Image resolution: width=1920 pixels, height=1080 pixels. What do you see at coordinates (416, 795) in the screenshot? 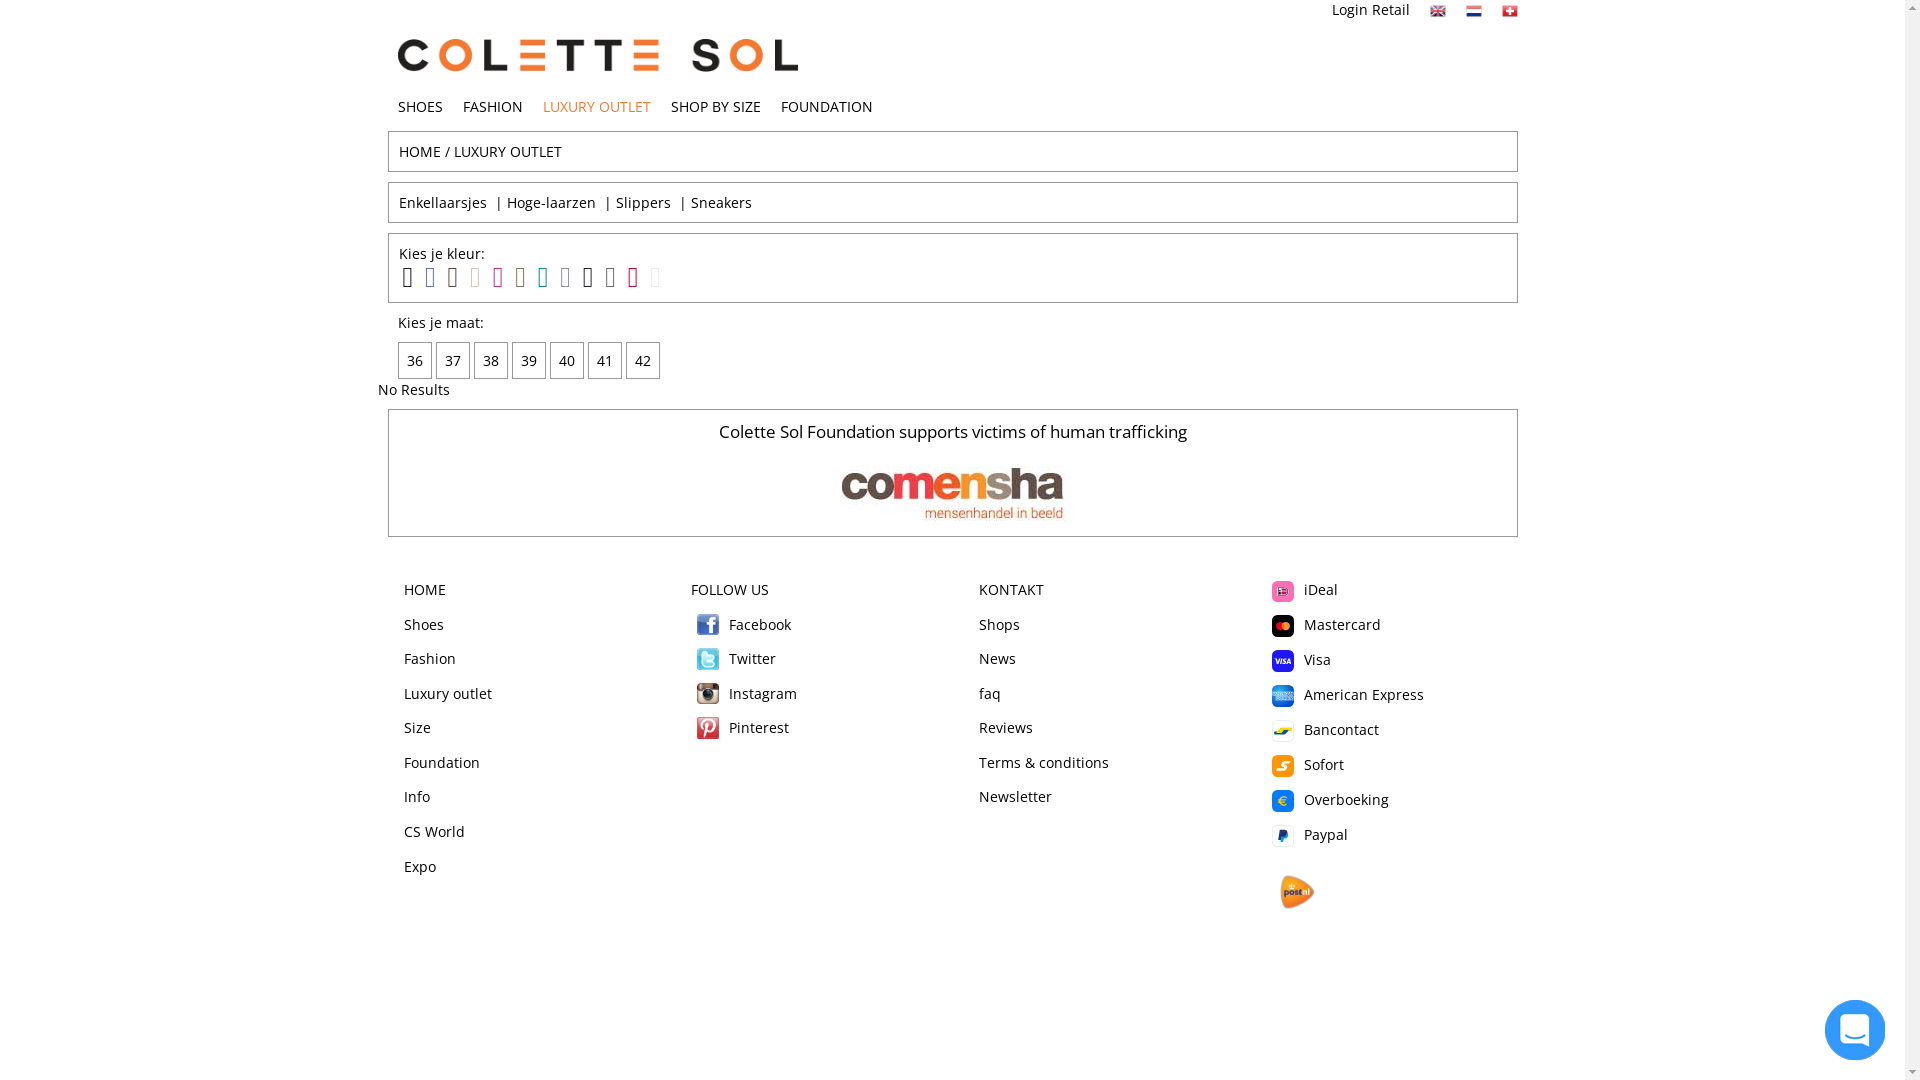
I see `'Info'` at bounding box center [416, 795].